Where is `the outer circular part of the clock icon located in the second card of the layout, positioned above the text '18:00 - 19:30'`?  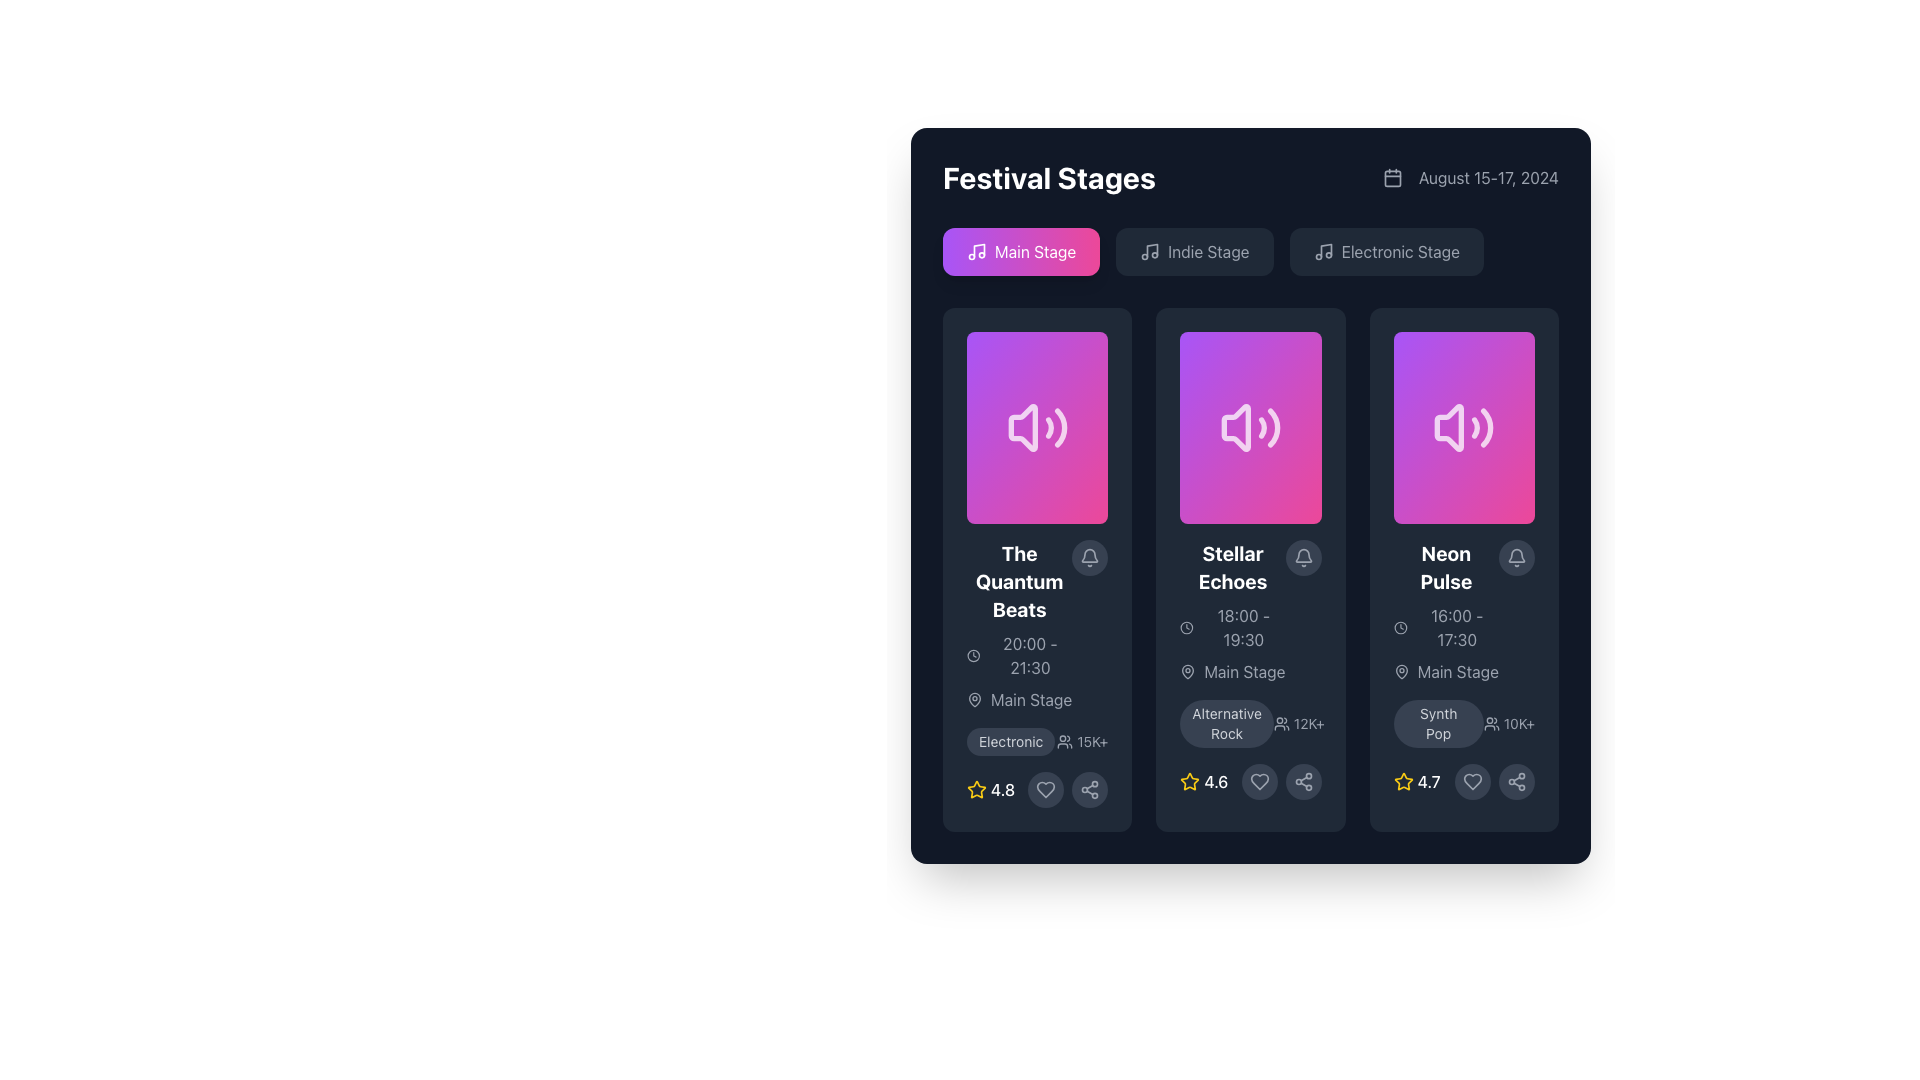
the outer circular part of the clock icon located in the second card of the layout, positioned above the text '18:00 - 19:30' is located at coordinates (1187, 627).